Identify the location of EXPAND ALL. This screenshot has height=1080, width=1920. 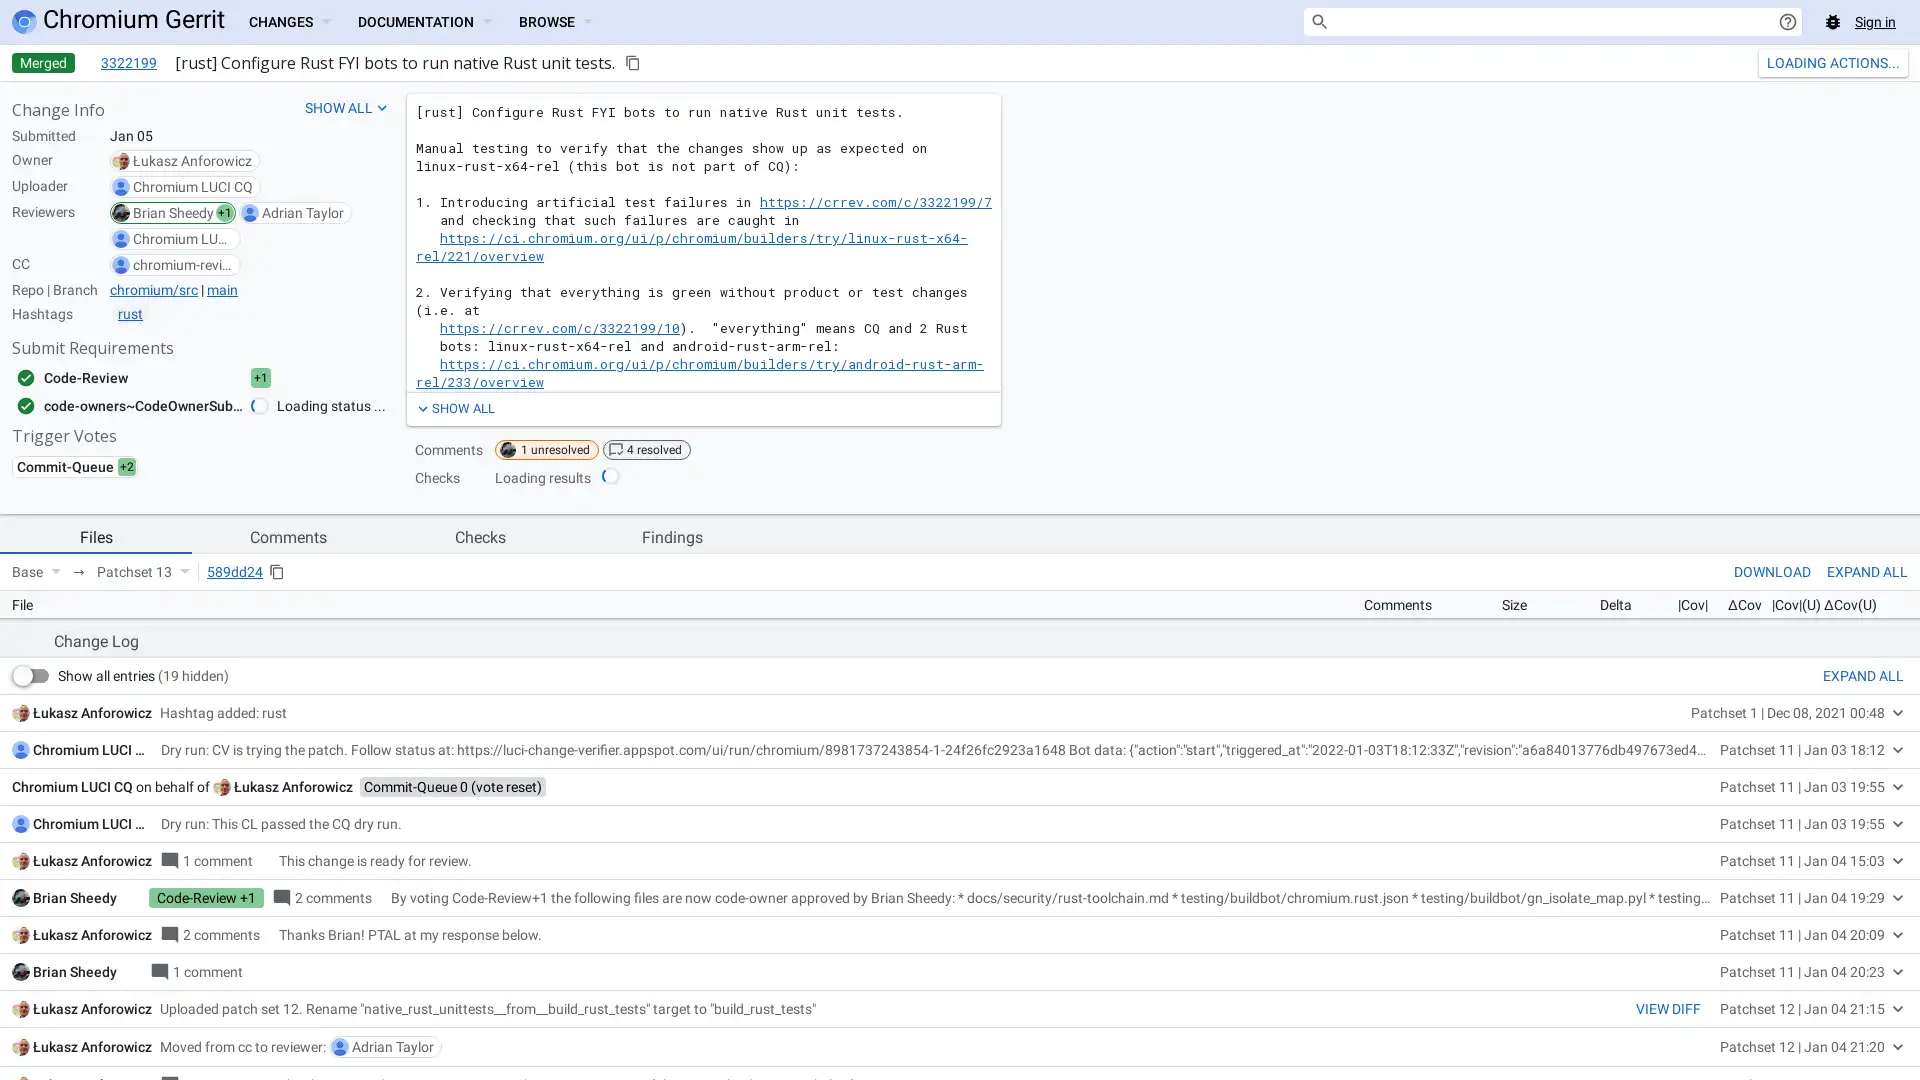
(1862, 951).